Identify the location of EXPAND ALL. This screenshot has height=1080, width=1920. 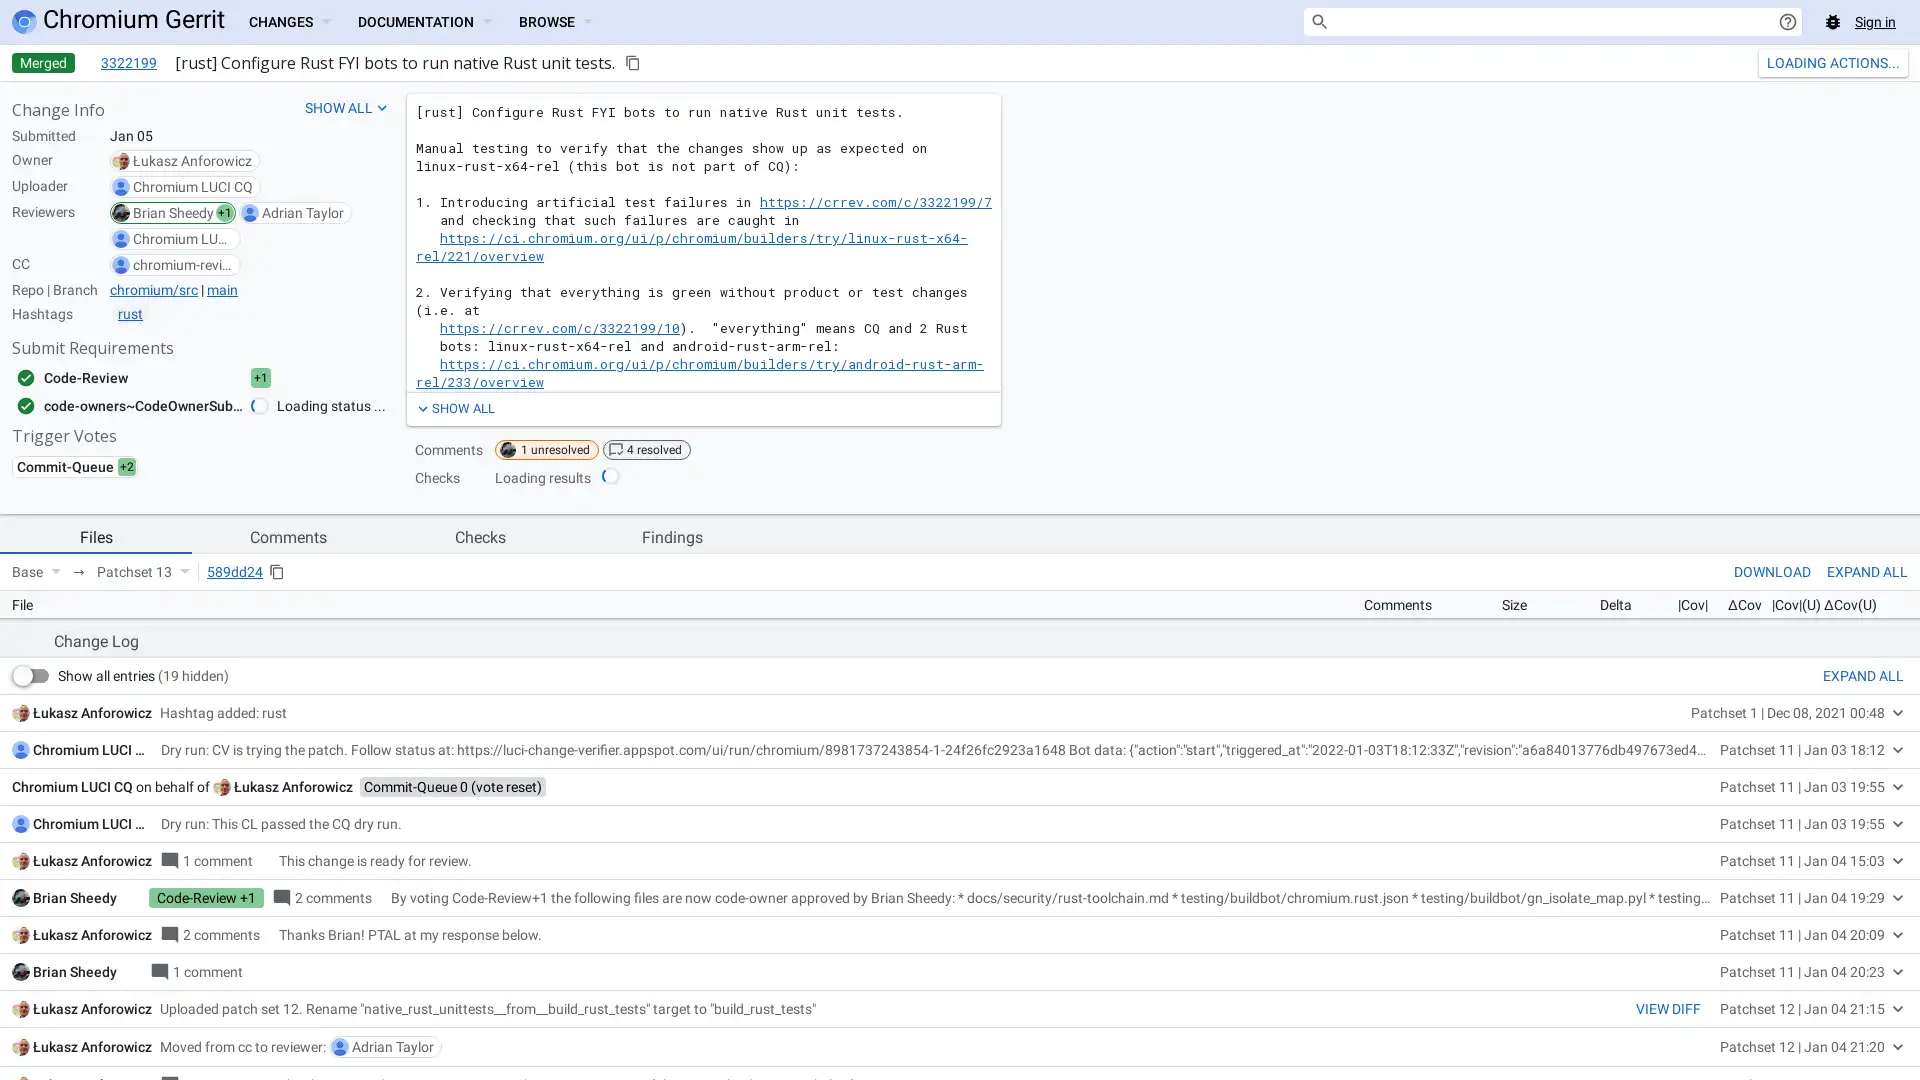
(1862, 951).